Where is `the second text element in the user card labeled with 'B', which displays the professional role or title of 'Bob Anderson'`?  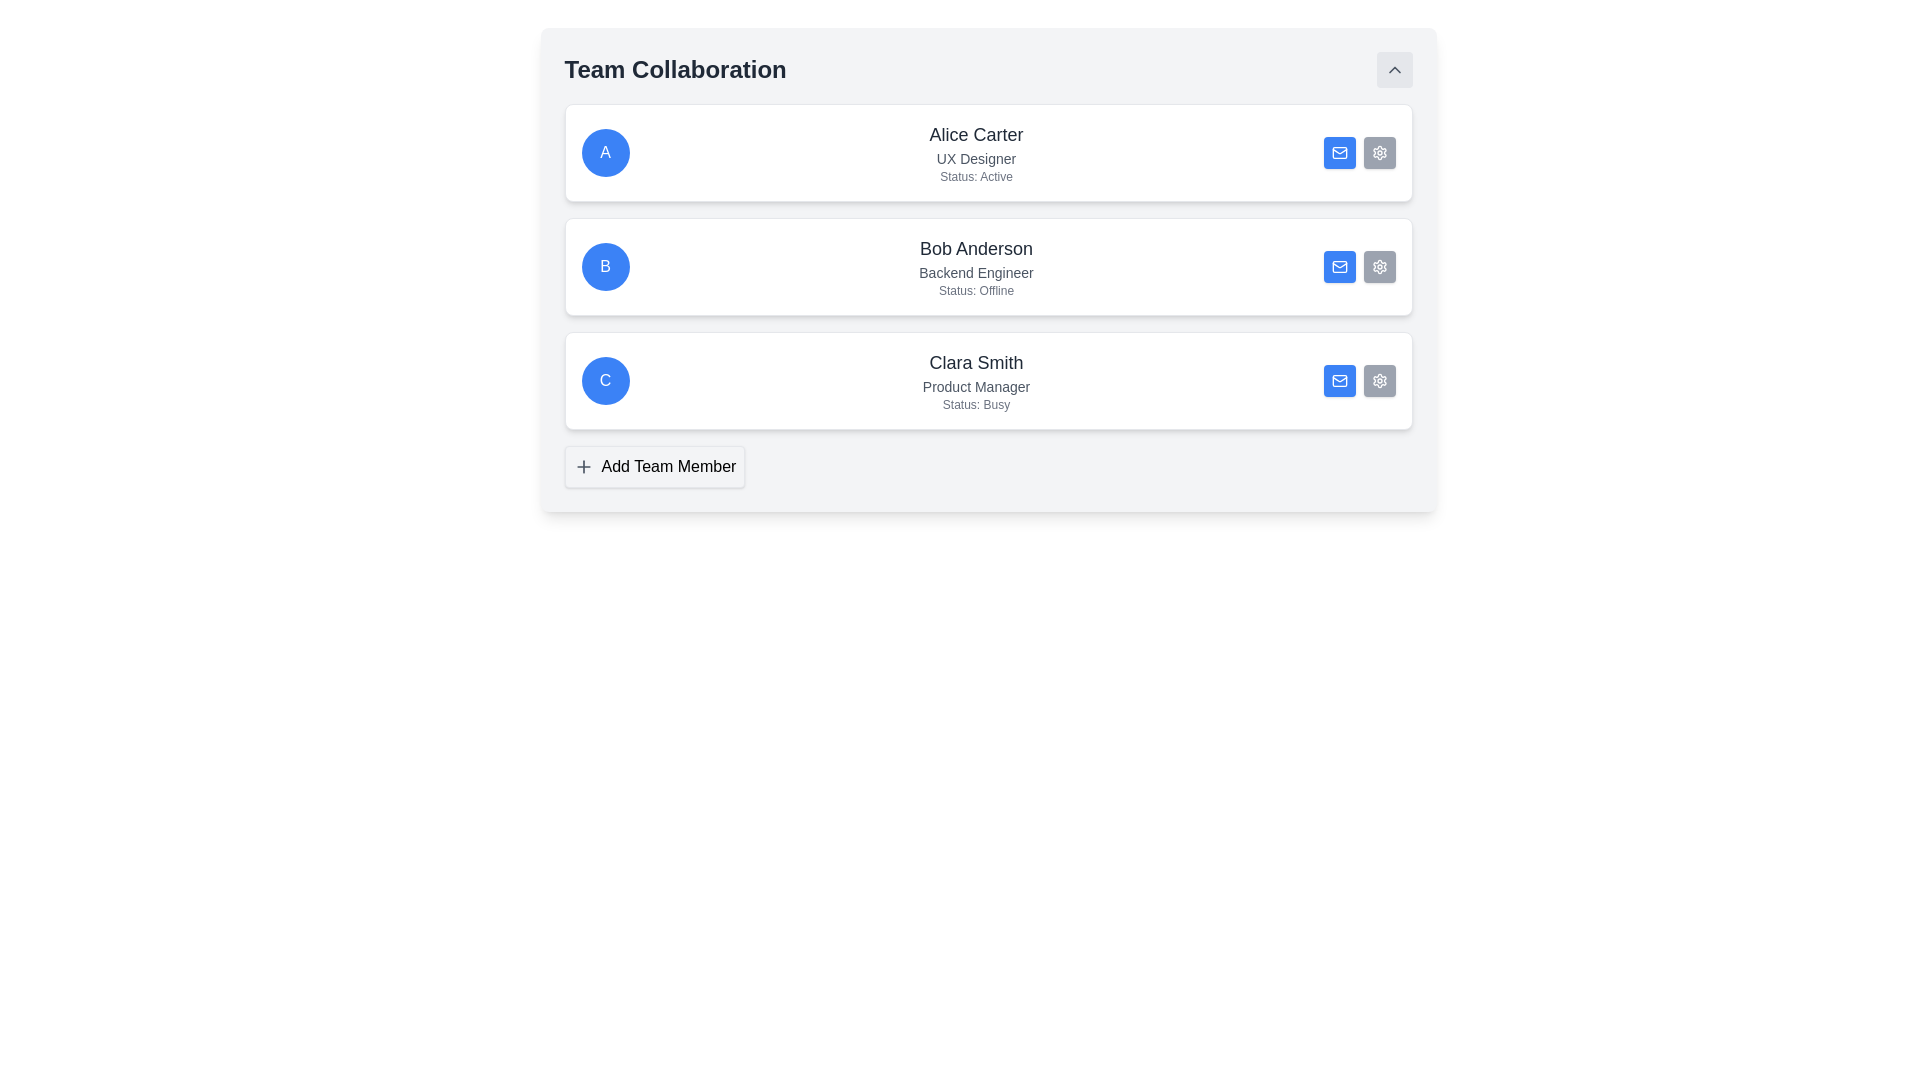
the second text element in the user card labeled with 'B', which displays the professional role or title of 'Bob Anderson' is located at coordinates (976, 273).